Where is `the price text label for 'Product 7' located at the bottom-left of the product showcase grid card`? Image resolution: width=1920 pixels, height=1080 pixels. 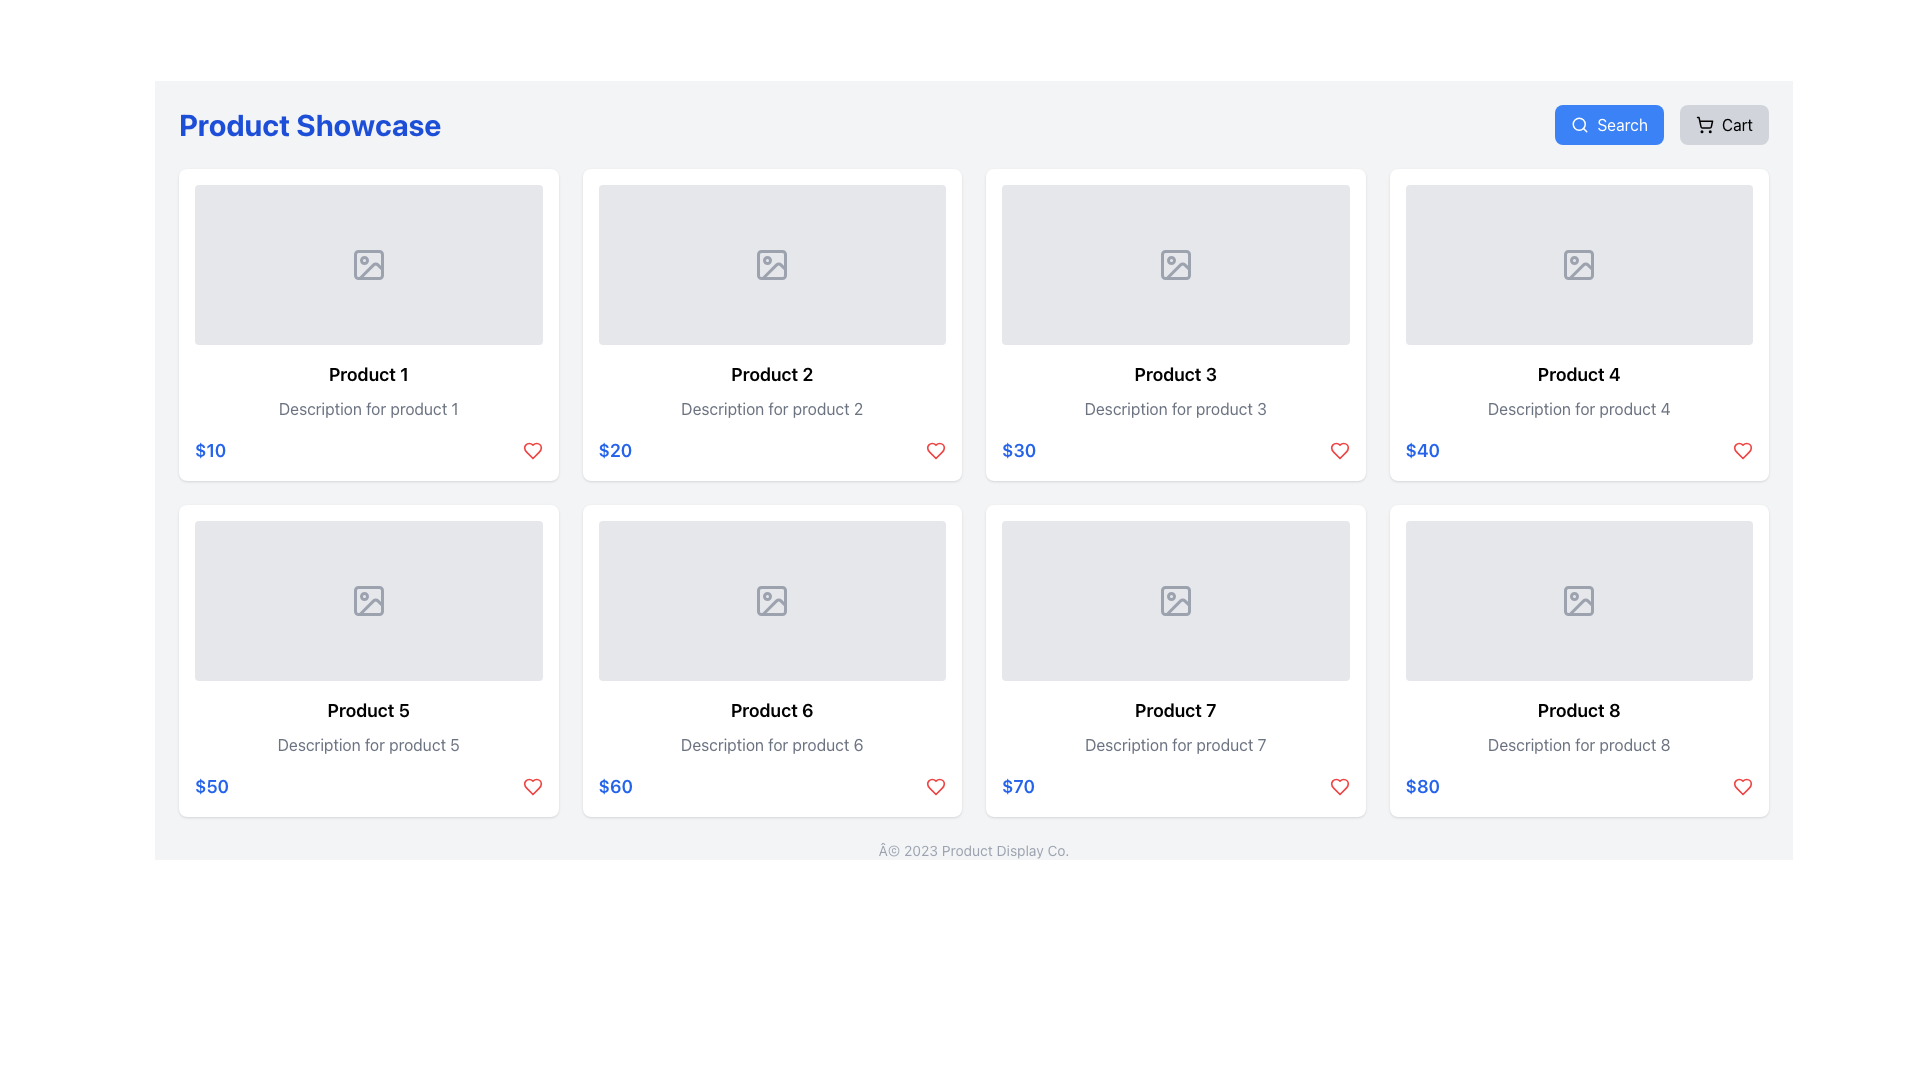 the price text label for 'Product 7' located at the bottom-left of the product showcase grid card is located at coordinates (1018, 785).